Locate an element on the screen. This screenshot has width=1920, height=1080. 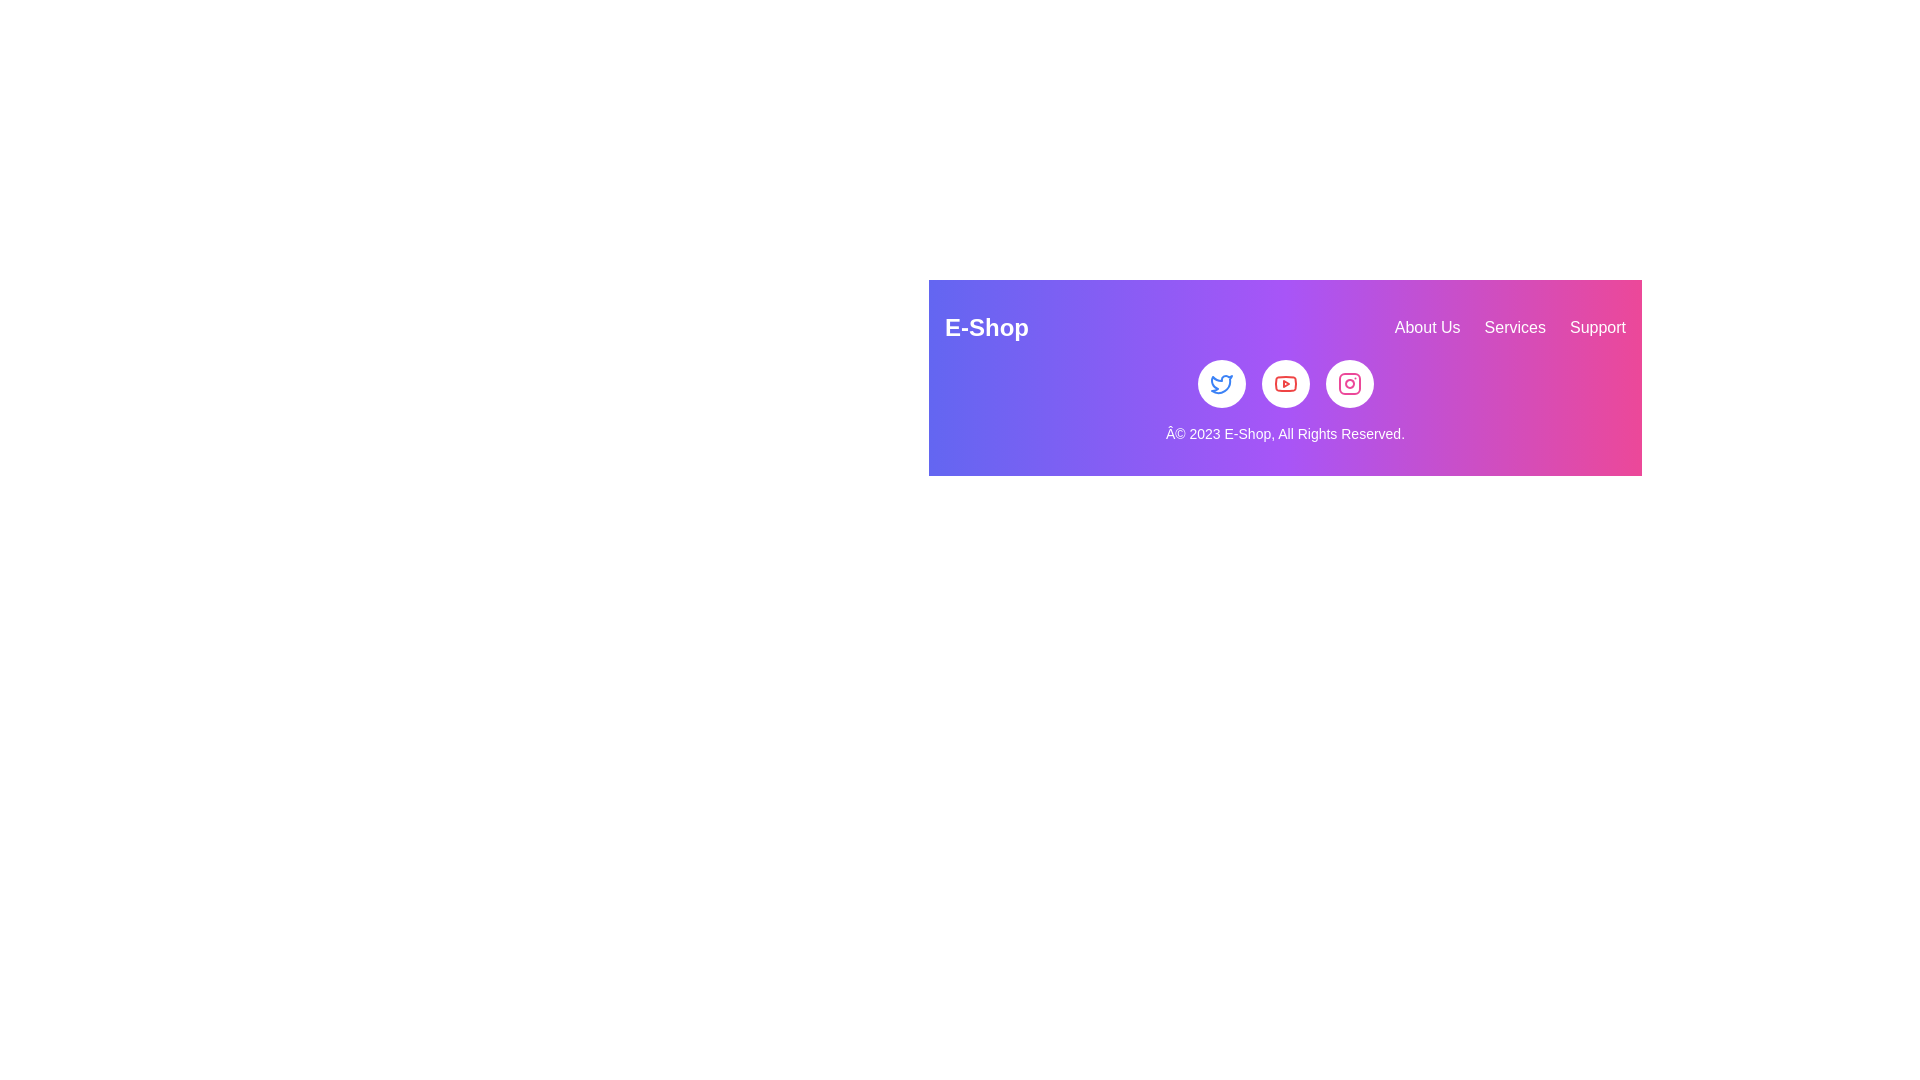
the 'About Us' clickable hyperlink text in the top-right section of the navigation menu is located at coordinates (1426, 326).